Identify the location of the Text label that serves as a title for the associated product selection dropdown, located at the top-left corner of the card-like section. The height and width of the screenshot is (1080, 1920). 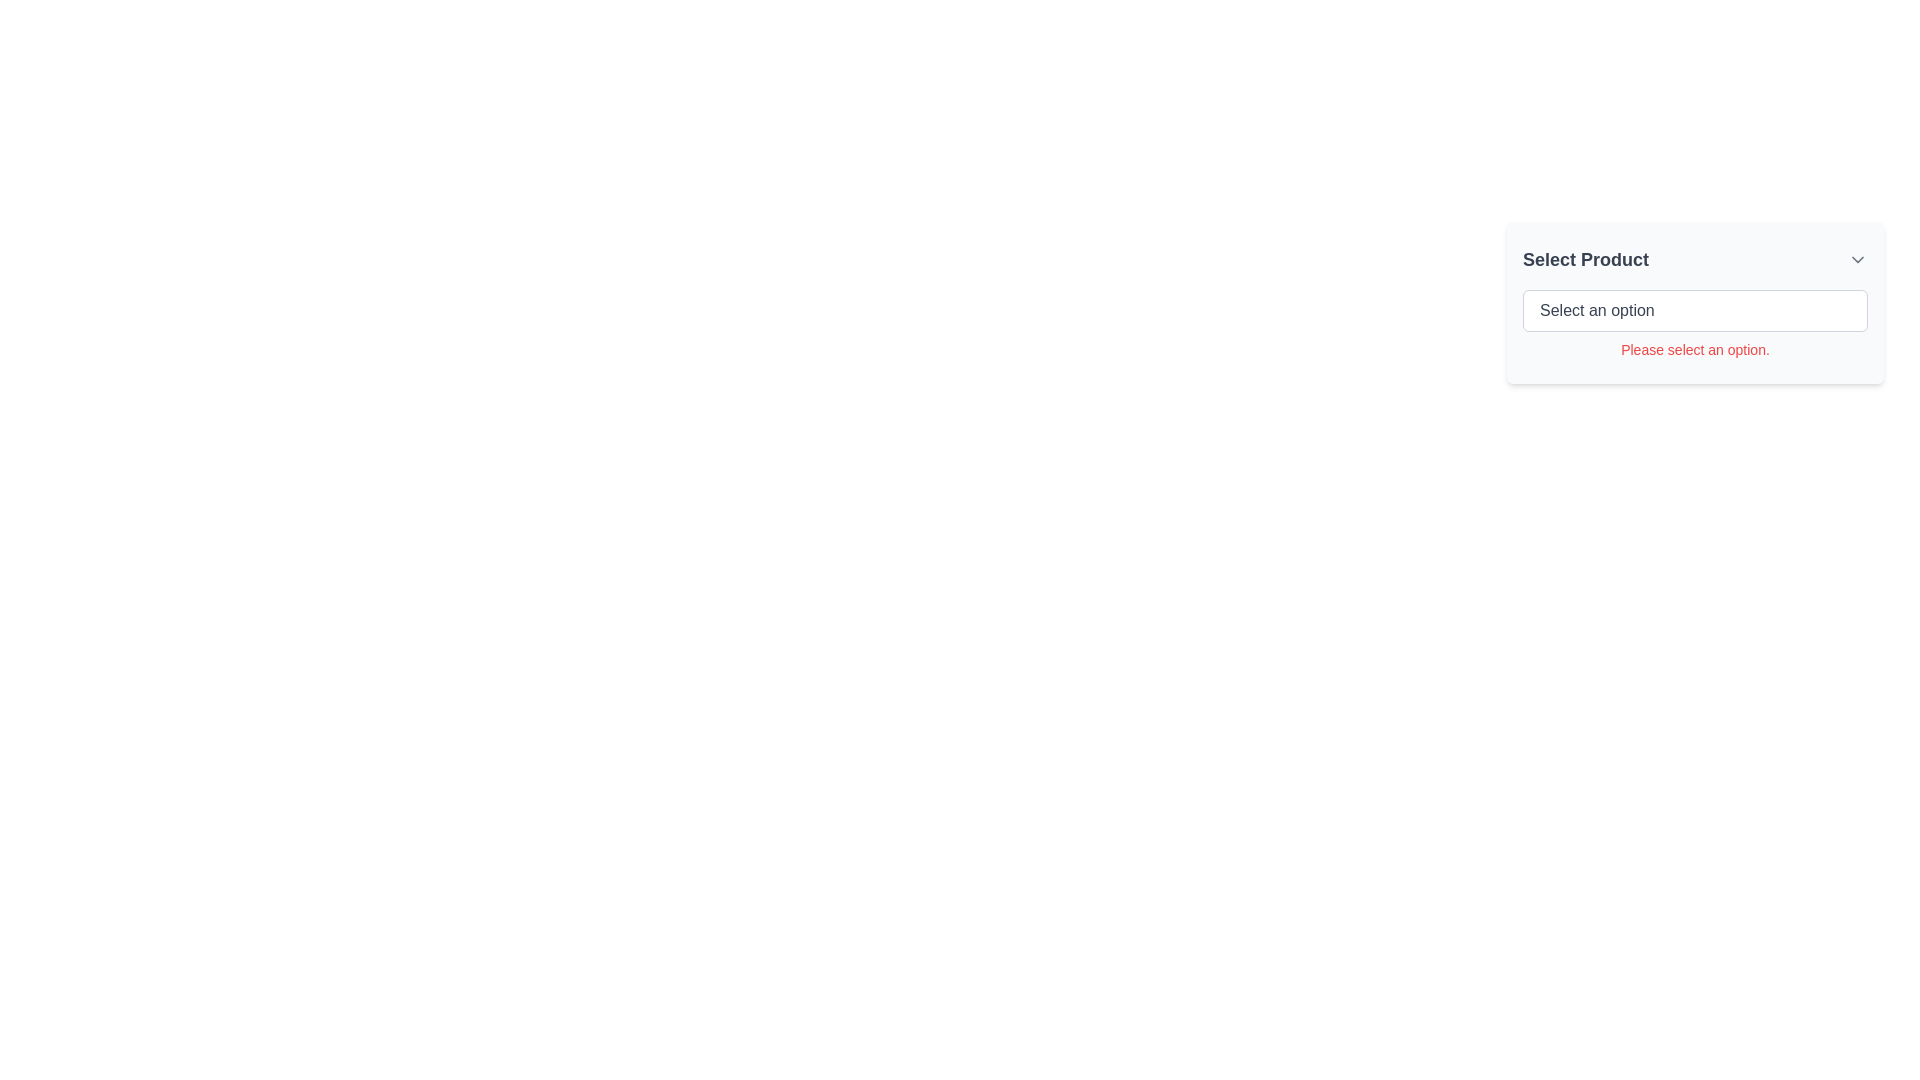
(1585, 258).